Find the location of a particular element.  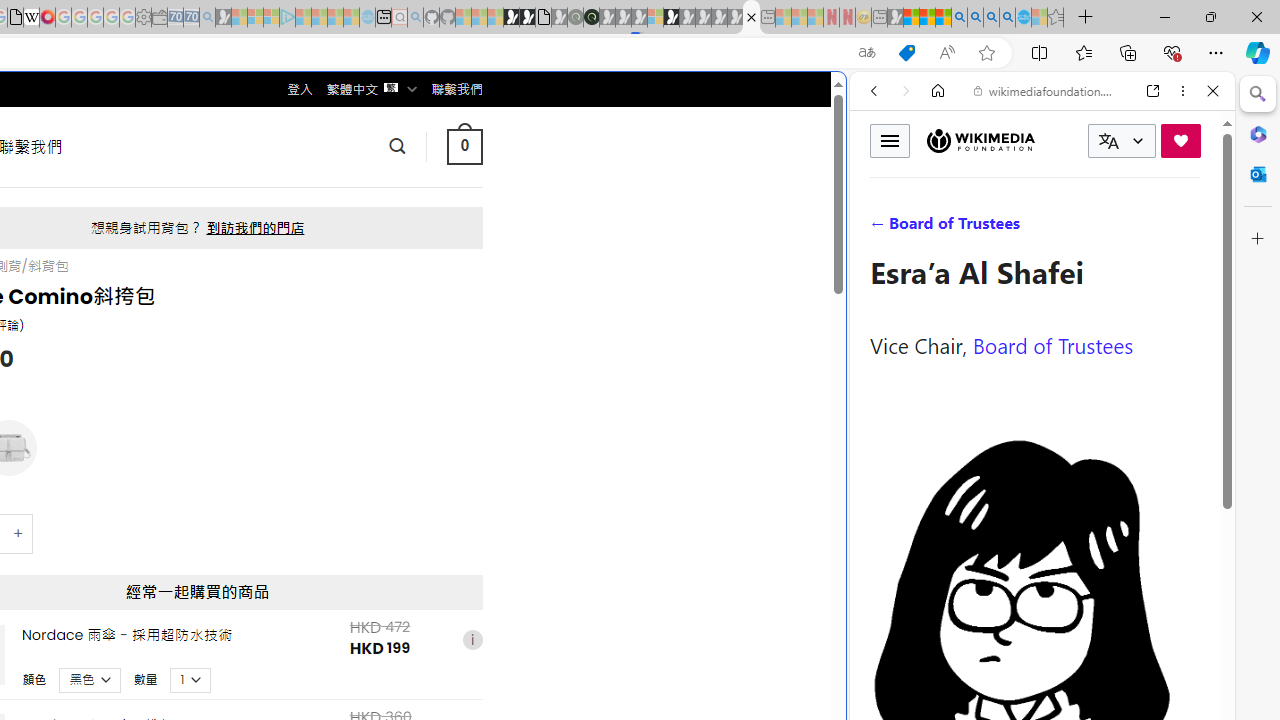

'Class: i icon icon-translate language-switcher__icon' is located at coordinates (1108, 140).